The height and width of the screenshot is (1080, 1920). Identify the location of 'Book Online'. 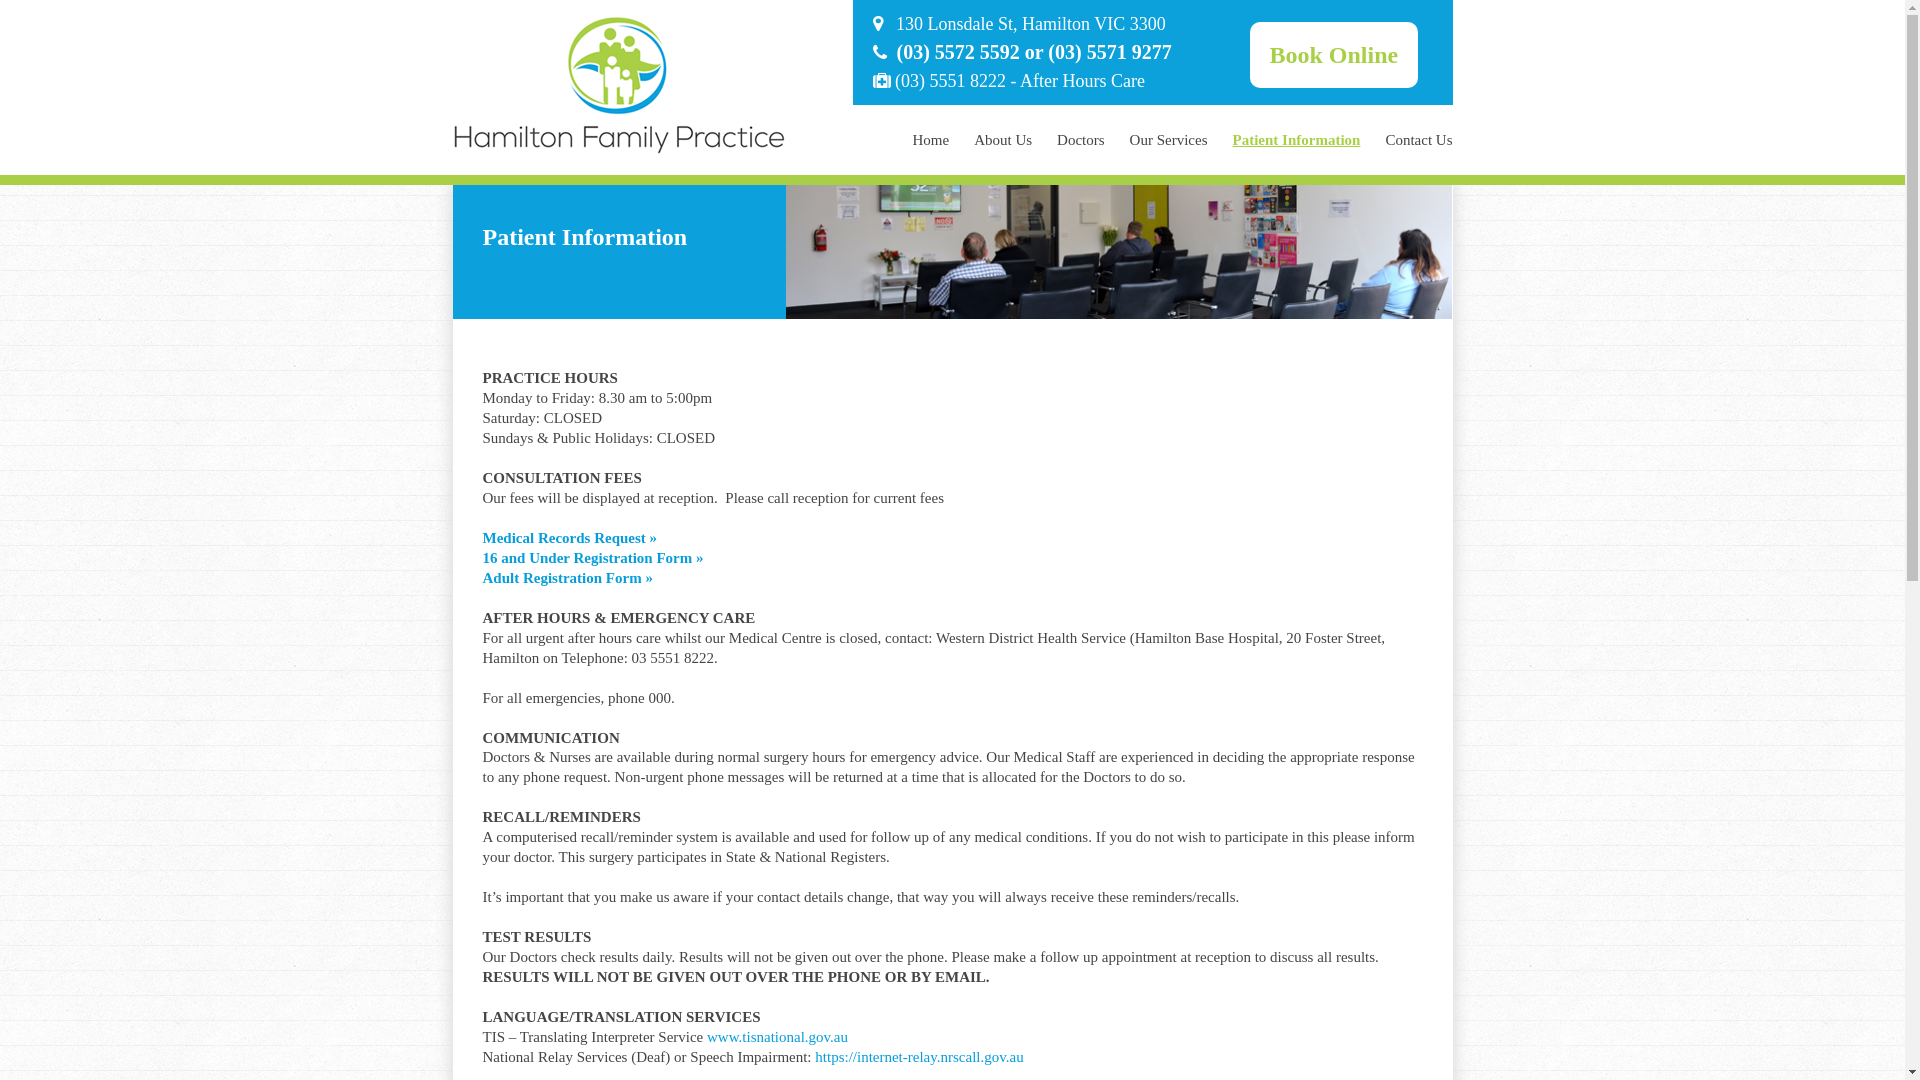
(1334, 53).